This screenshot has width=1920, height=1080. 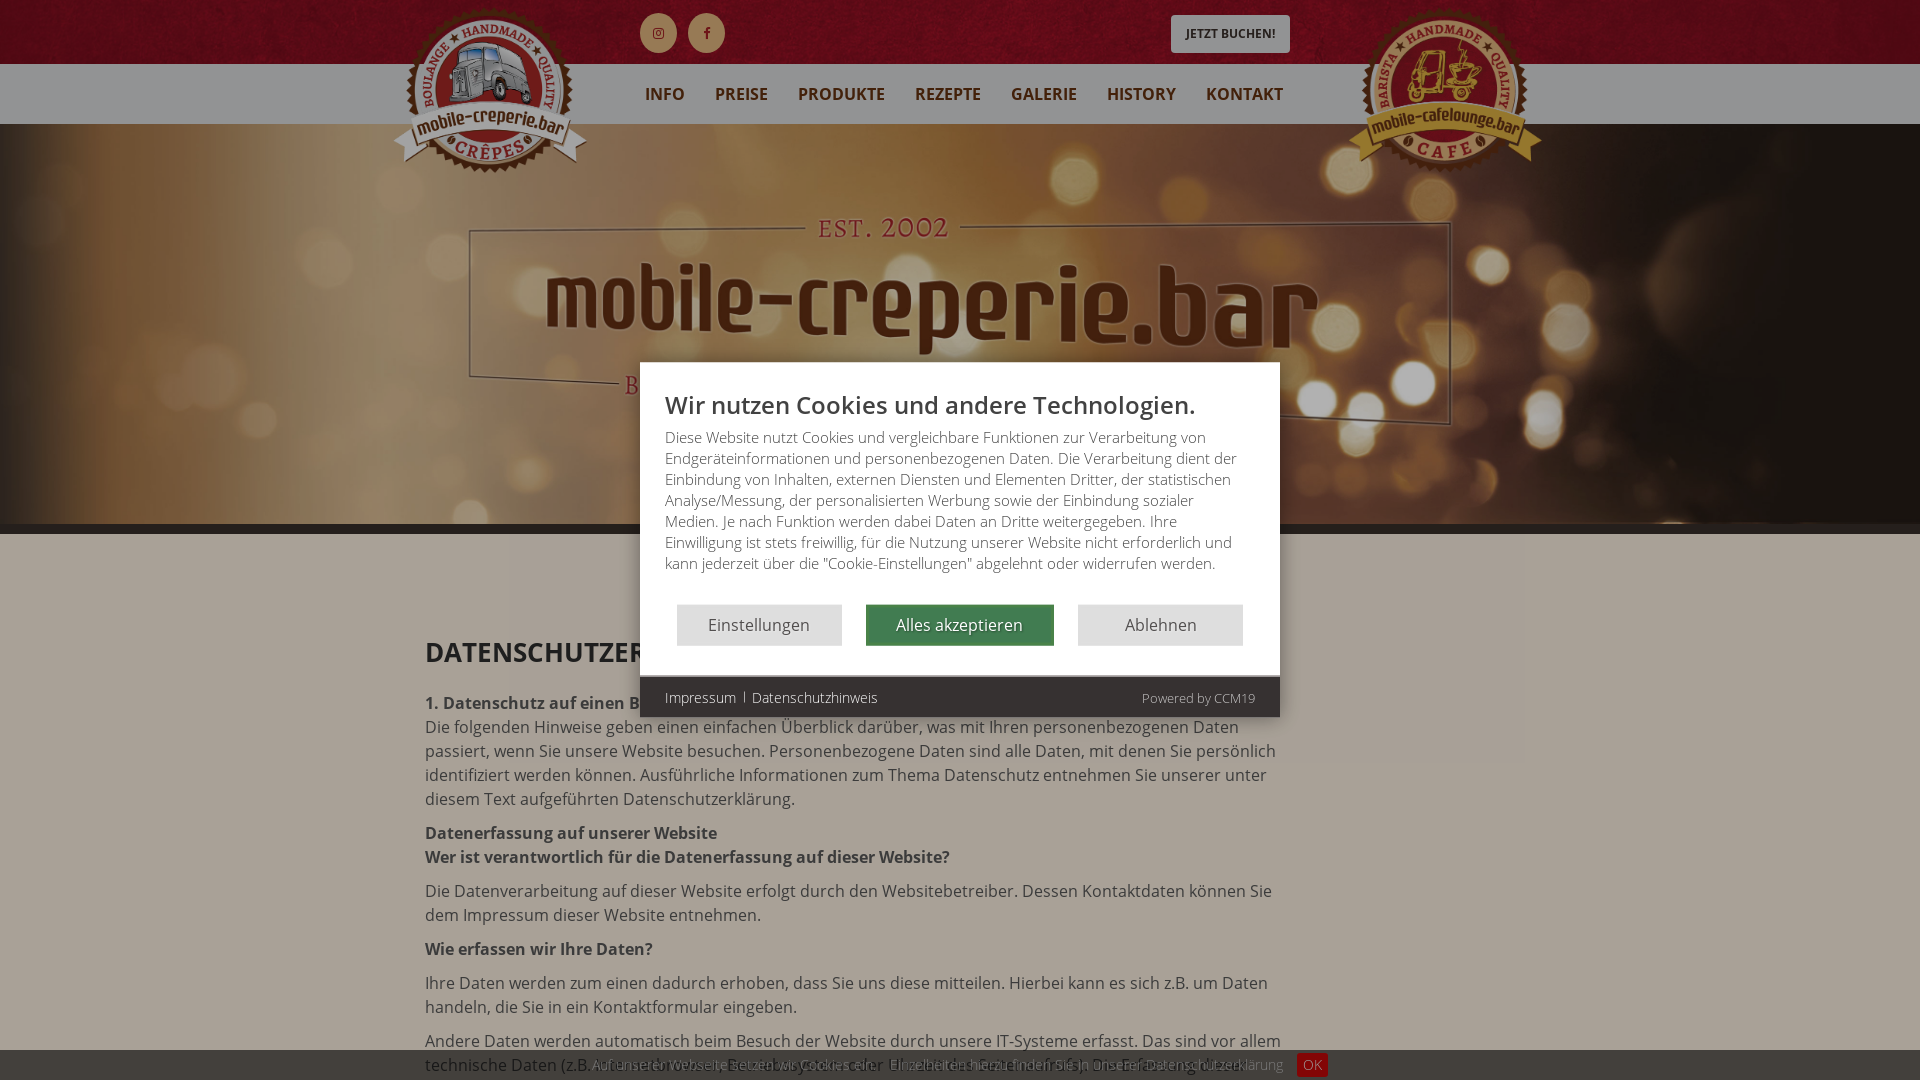 I want to click on 'GALERIE', so click(x=996, y=93).